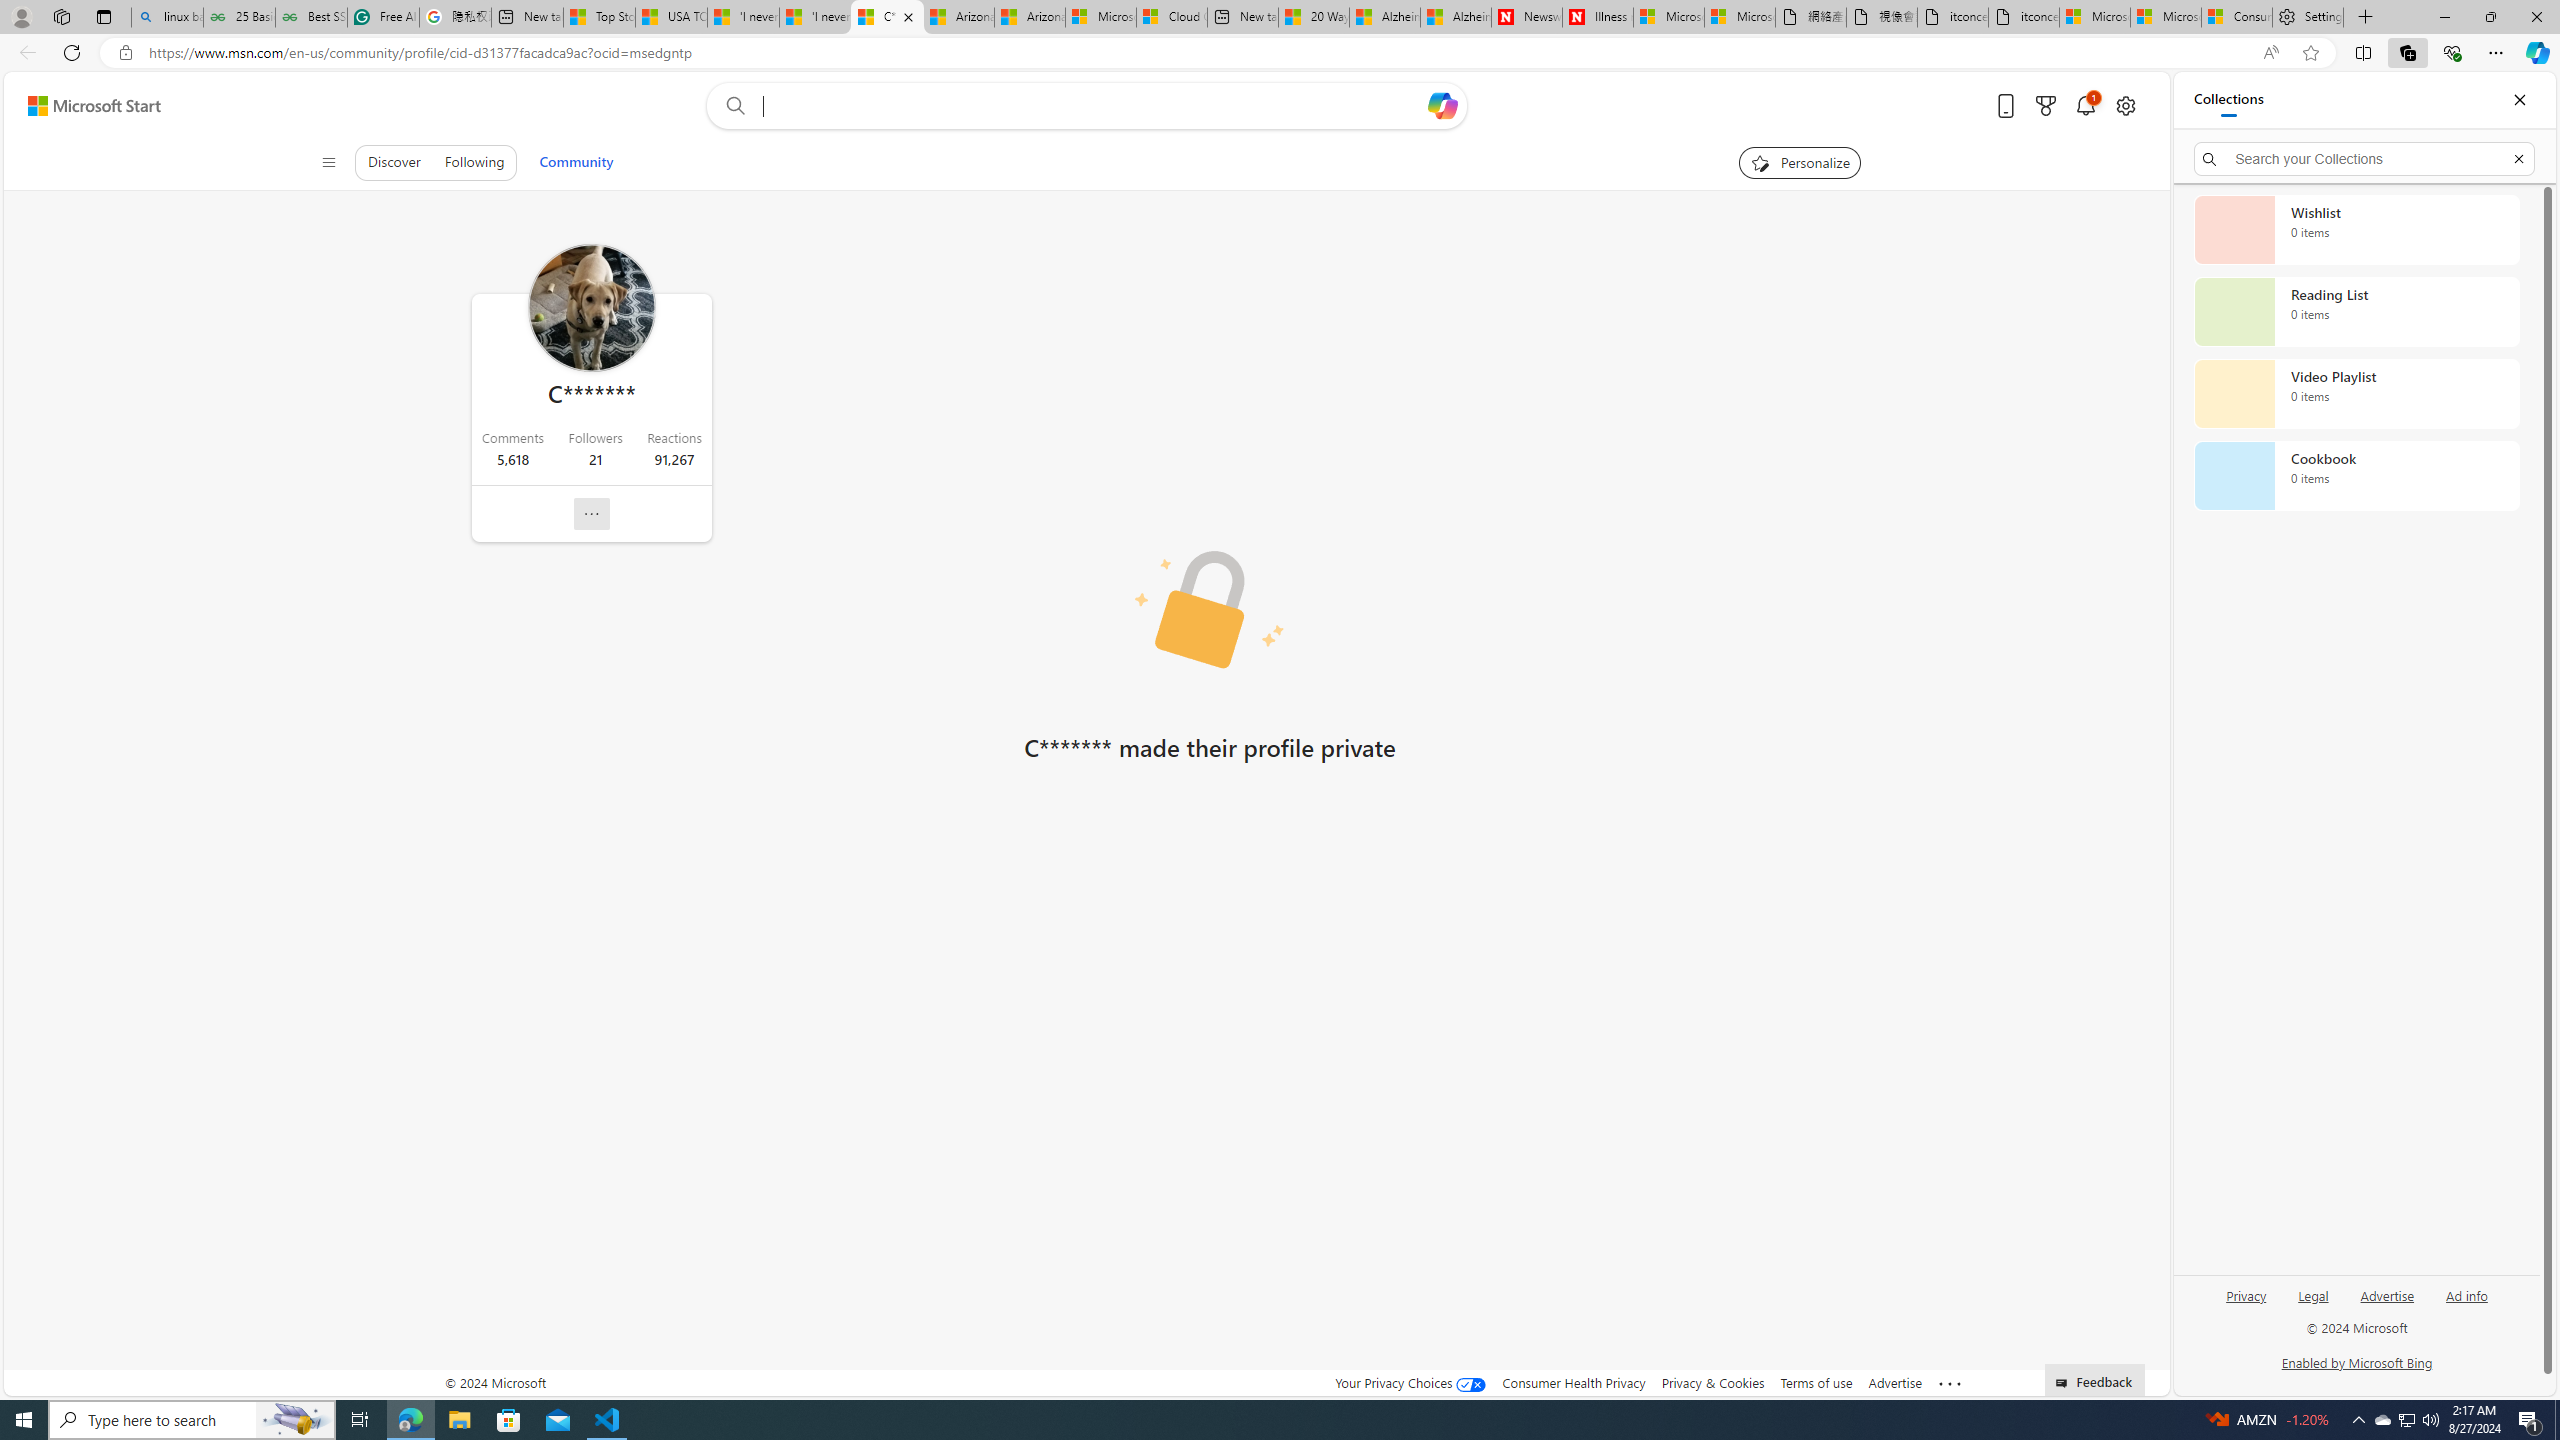 This screenshot has width=2560, height=1440. What do you see at coordinates (1171, 16) in the screenshot?
I see `'Cloud Computing Services | Microsoft Azure'` at bounding box center [1171, 16].